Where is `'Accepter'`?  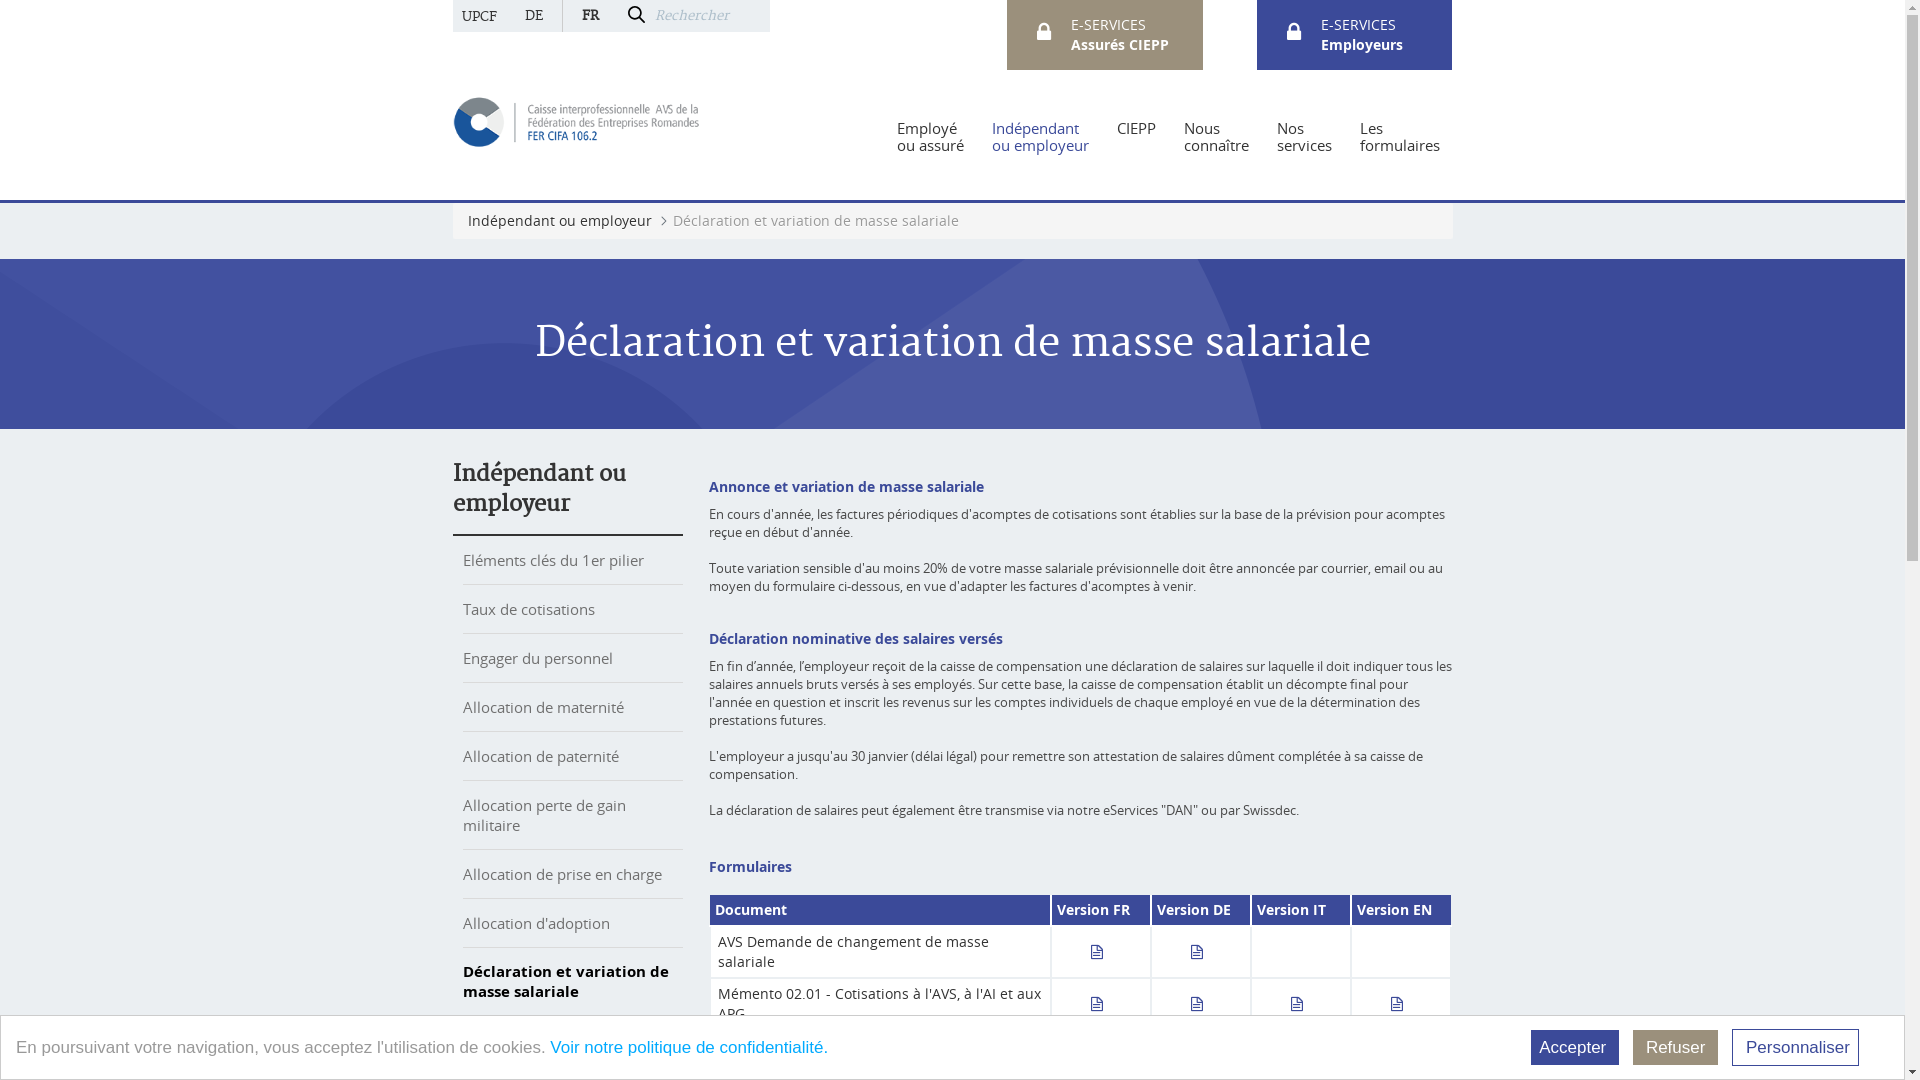 'Accepter' is located at coordinates (1573, 1046).